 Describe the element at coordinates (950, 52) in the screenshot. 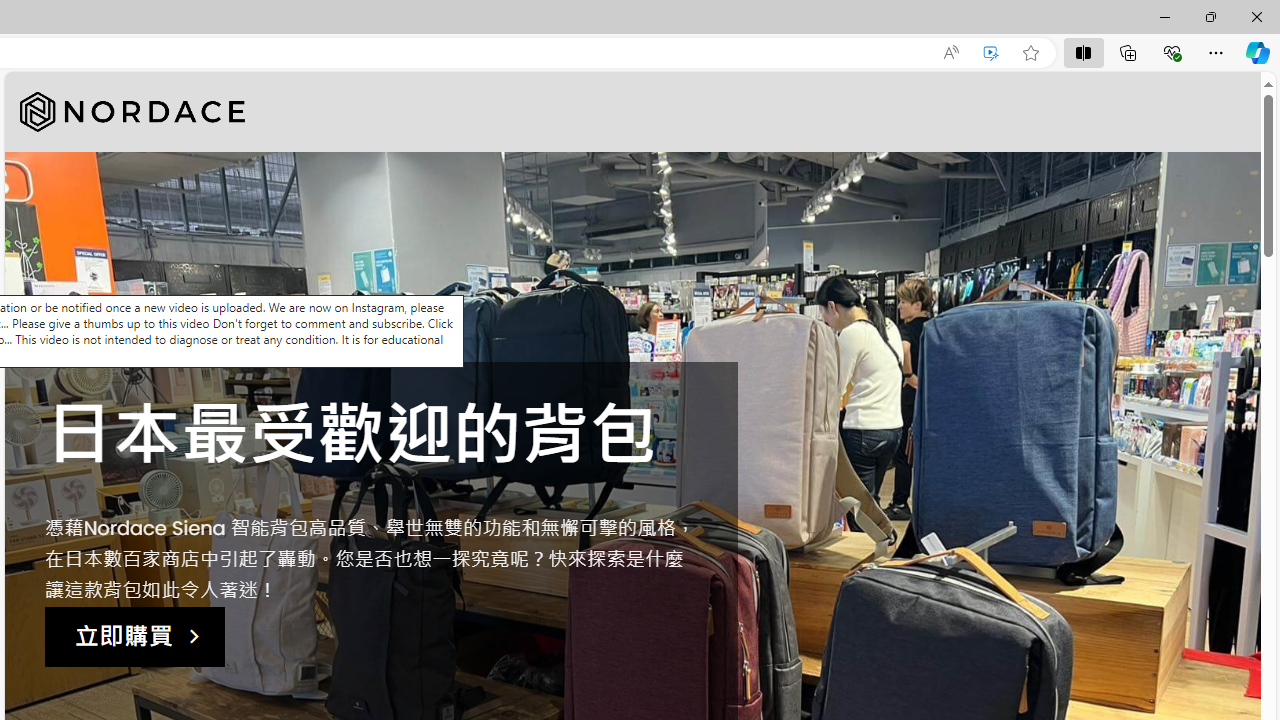

I see `'Read aloud this page (Ctrl+Shift+U)'` at that location.